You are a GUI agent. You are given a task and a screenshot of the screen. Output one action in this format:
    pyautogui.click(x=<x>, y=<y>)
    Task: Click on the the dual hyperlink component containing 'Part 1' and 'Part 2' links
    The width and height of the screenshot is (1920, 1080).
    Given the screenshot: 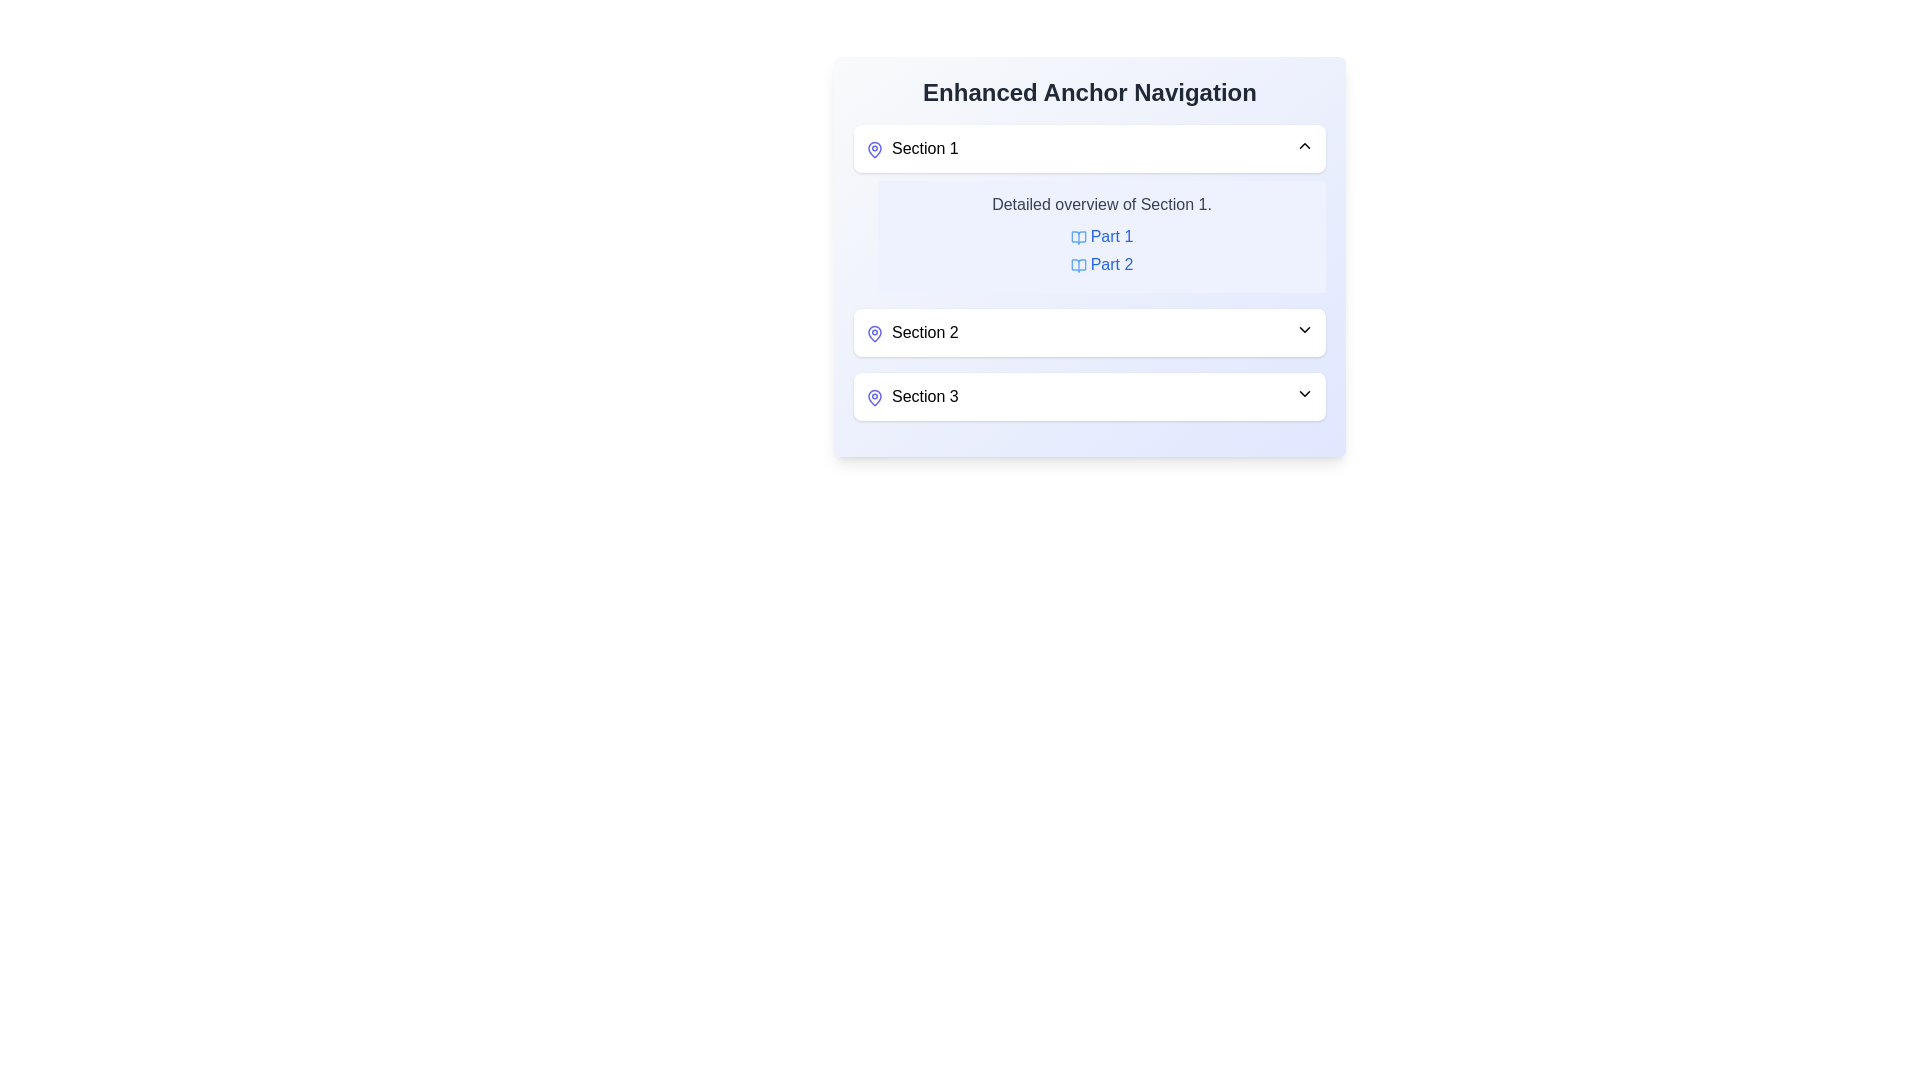 What is the action you would take?
    pyautogui.click(x=1101, y=249)
    